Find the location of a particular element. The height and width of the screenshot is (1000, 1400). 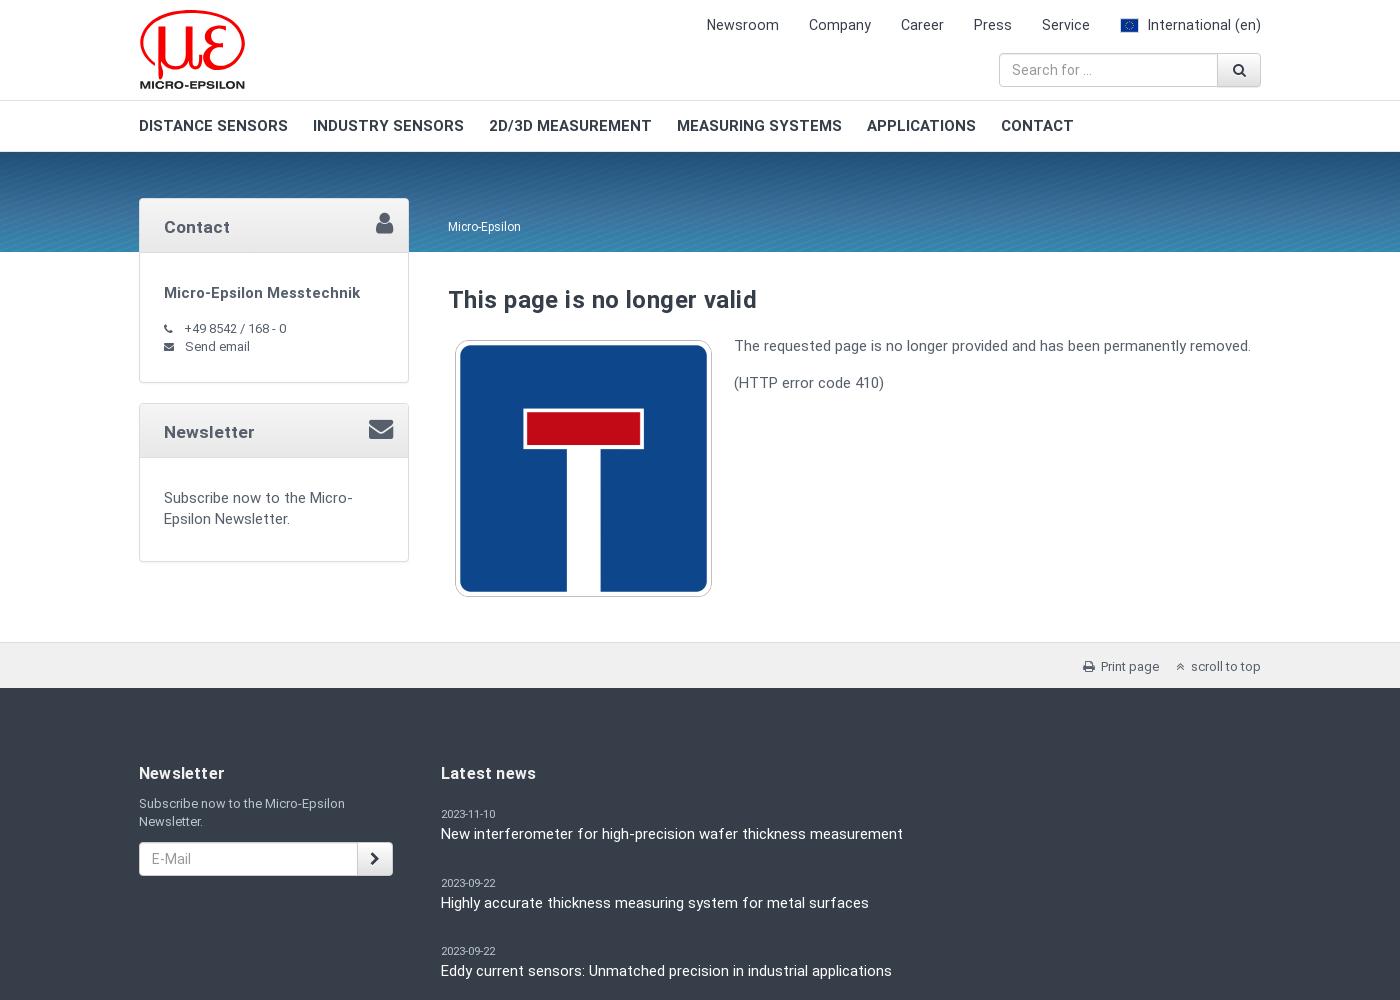

'INDUSTRY SENSORS' is located at coordinates (388, 126).